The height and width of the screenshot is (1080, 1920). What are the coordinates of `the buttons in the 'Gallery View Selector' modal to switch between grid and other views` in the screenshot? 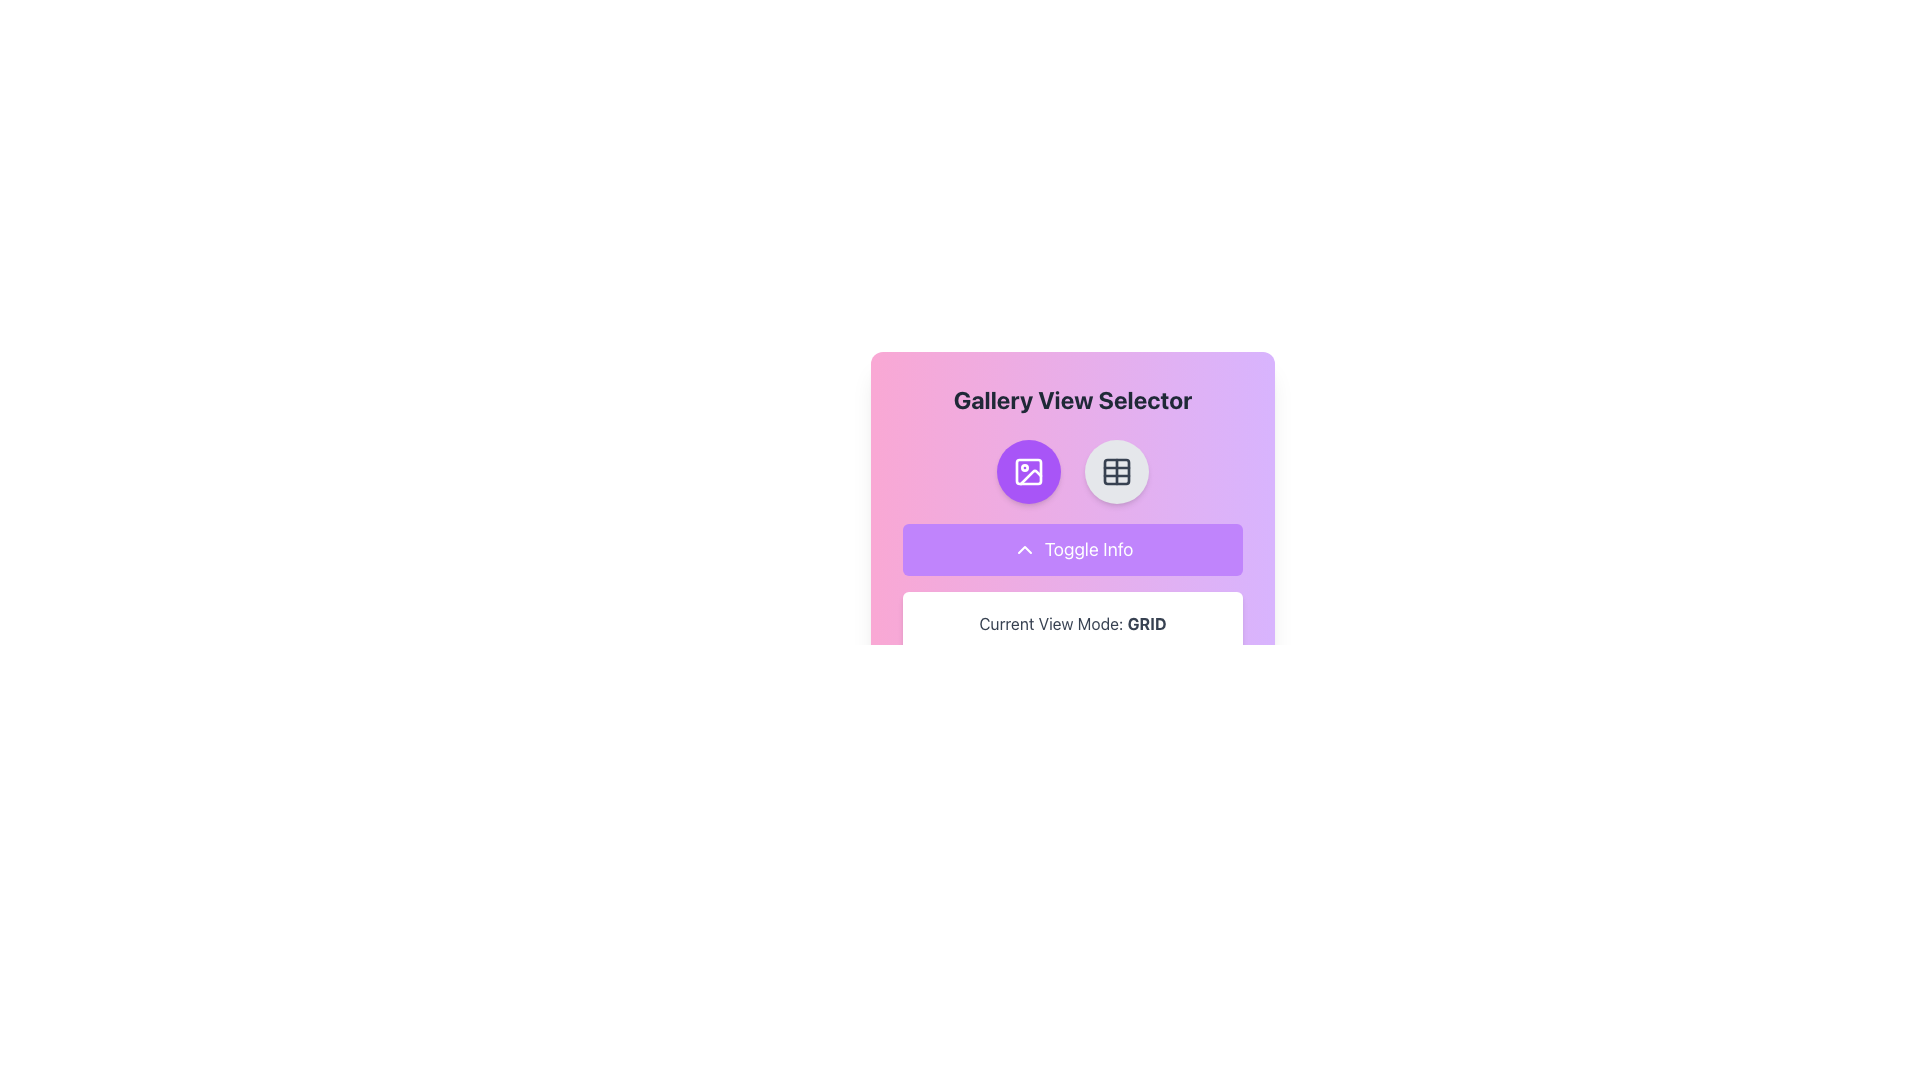 It's located at (1072, 486).